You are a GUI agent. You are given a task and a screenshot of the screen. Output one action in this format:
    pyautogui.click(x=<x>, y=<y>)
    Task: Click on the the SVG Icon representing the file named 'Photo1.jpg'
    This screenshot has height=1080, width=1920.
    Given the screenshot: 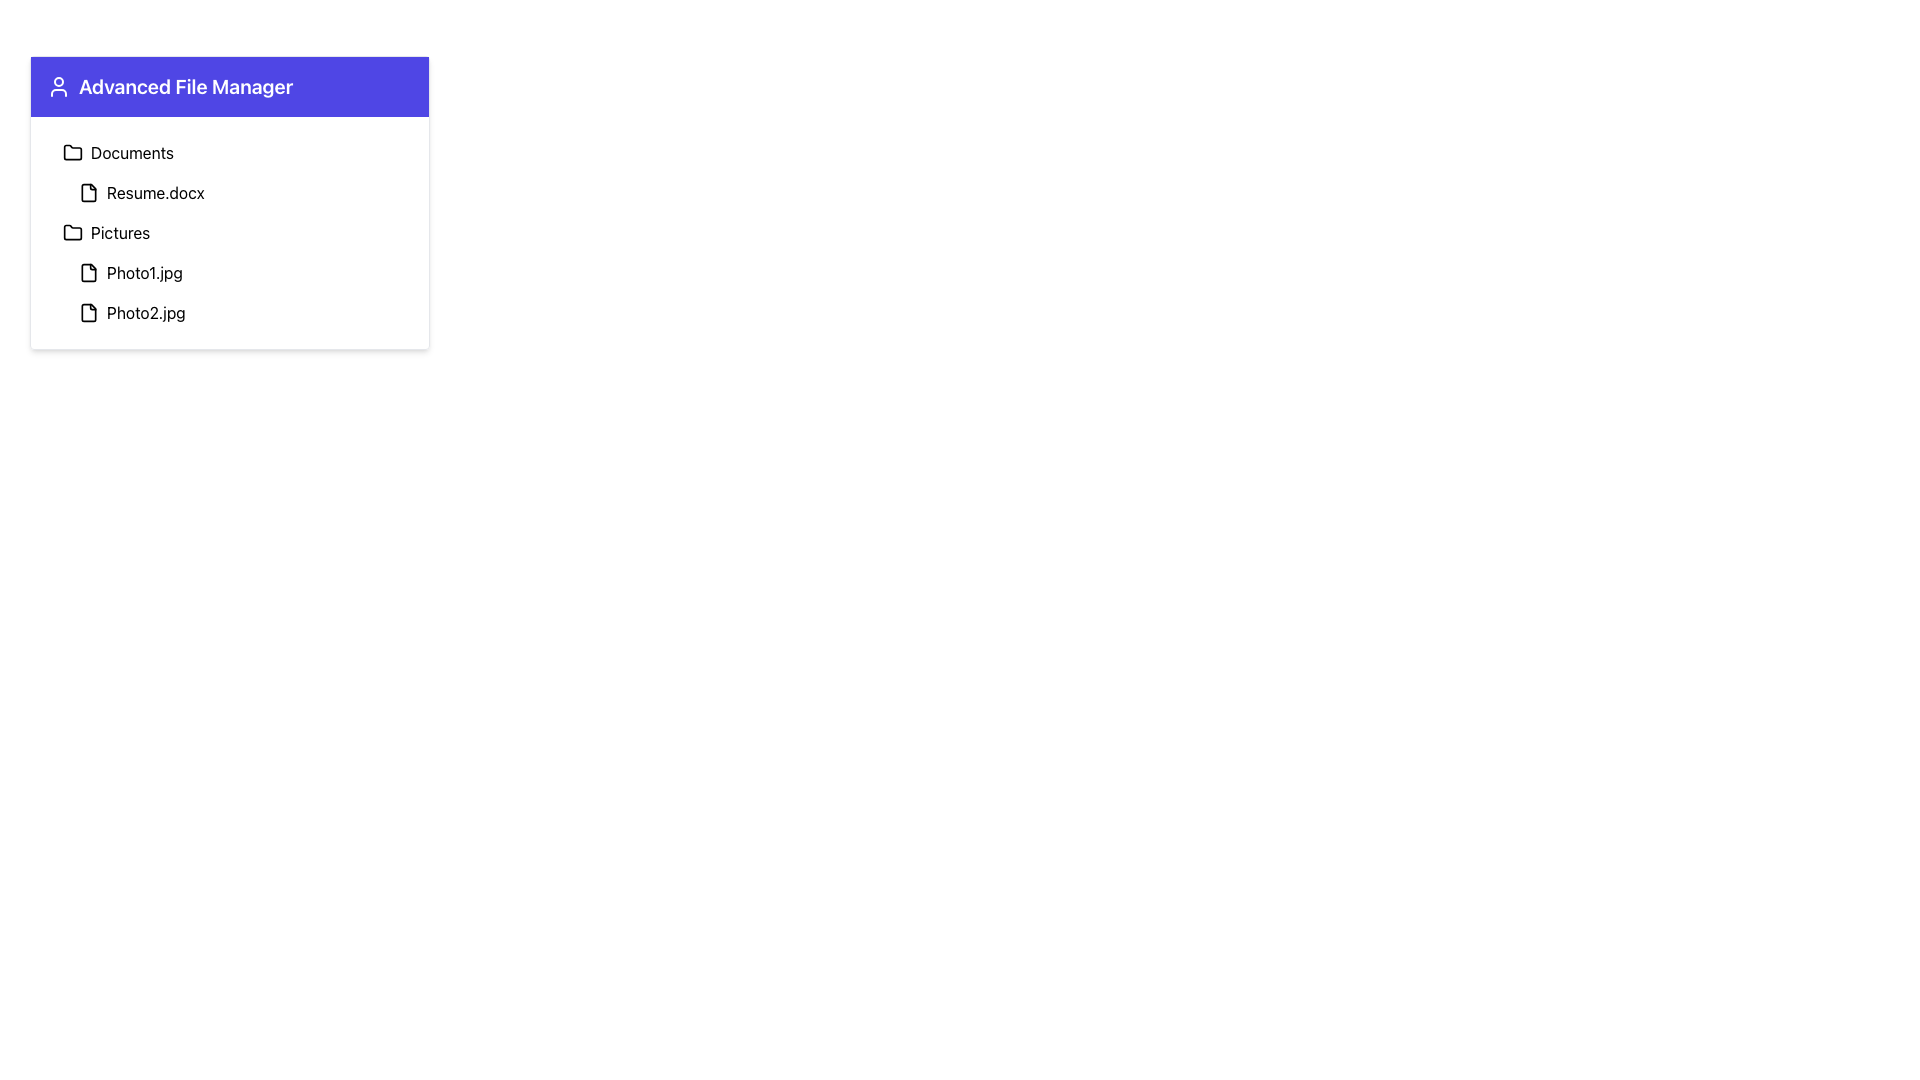 What is the action you would take?
    pyautogui.click(x=88, y=273)
    